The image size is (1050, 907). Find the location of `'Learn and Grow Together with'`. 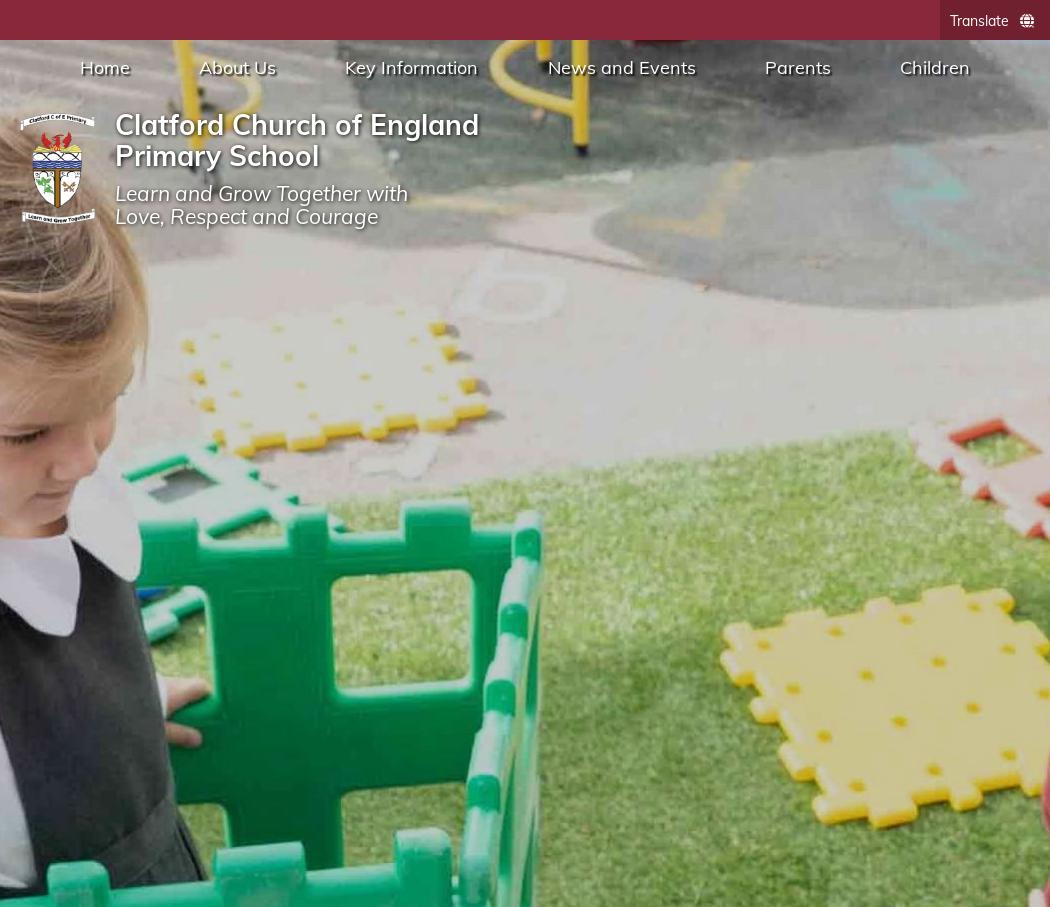

'Learn and Grow Together with' is located at coordinates (261, 191).